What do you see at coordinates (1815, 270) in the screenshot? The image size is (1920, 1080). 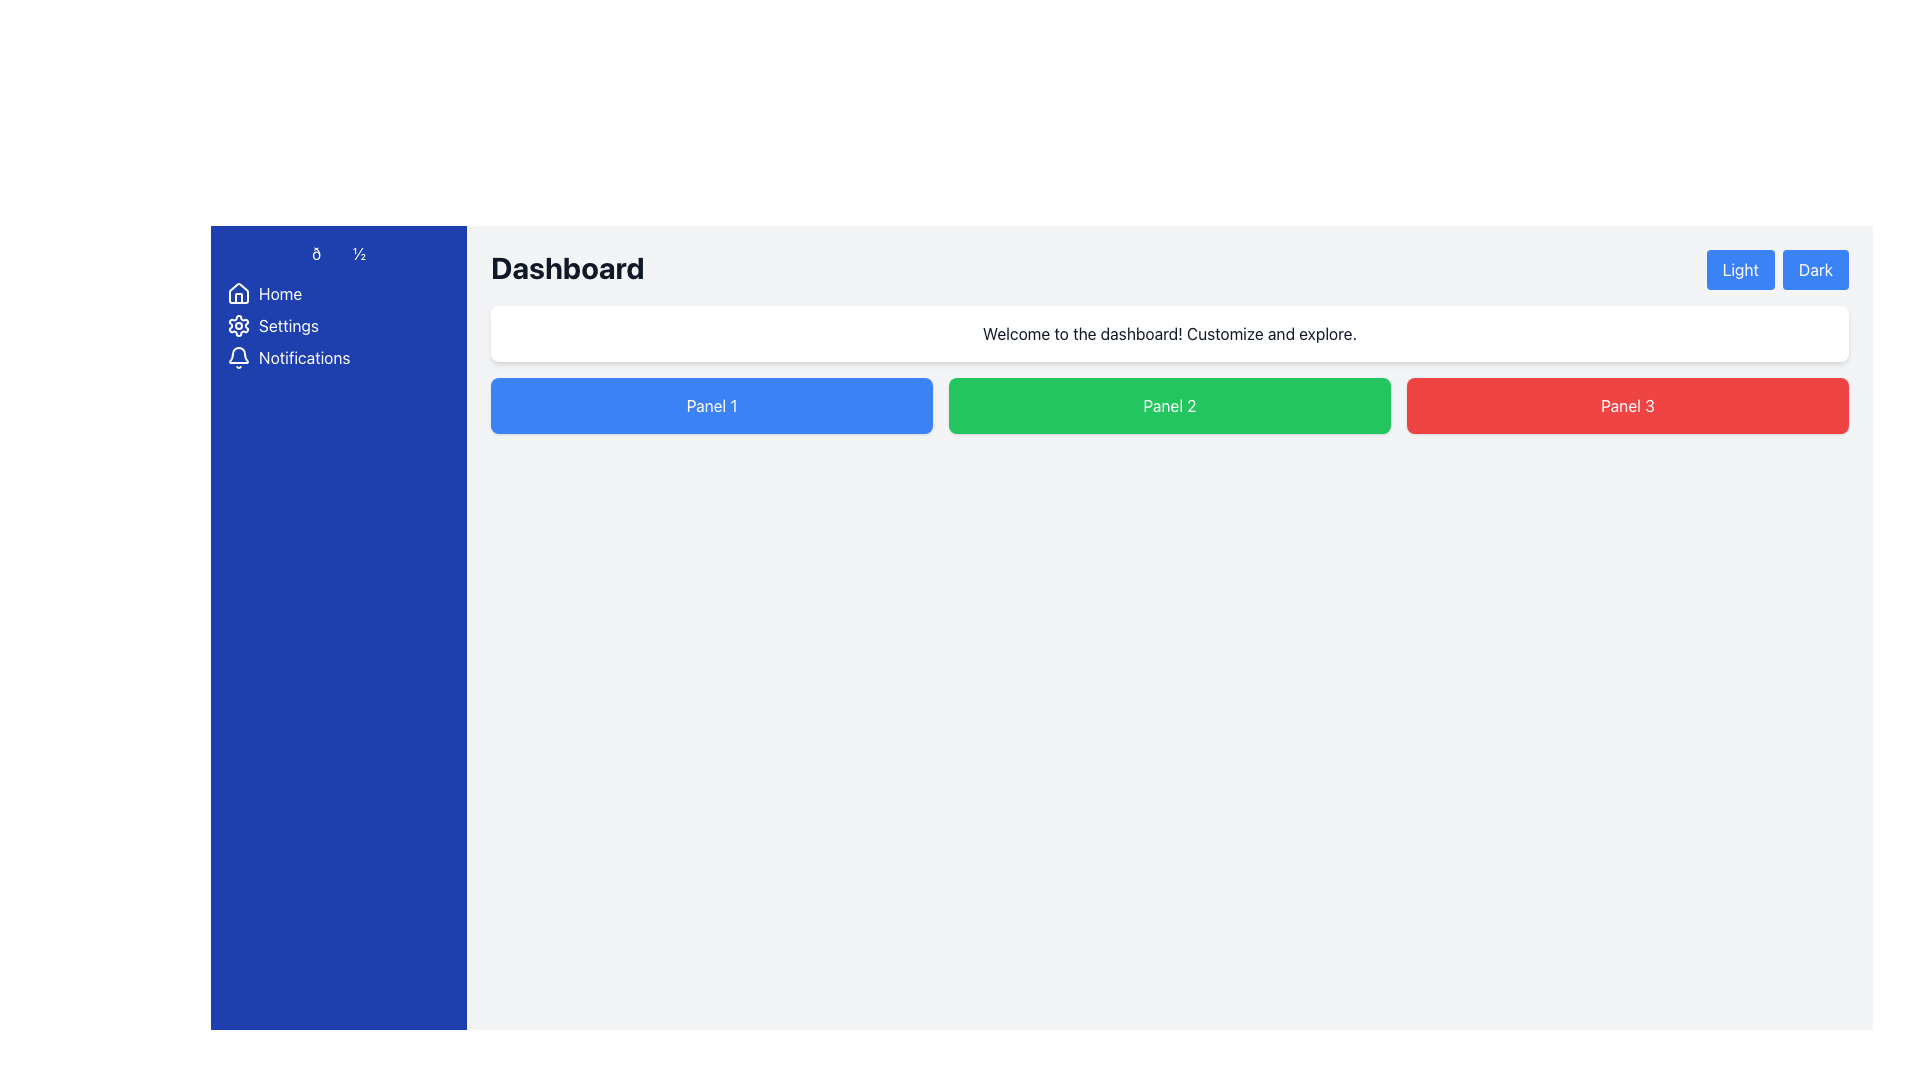 I see `the dark theme toggle button located in the top-right corner of the interface` at bounding box center [1815, 270].